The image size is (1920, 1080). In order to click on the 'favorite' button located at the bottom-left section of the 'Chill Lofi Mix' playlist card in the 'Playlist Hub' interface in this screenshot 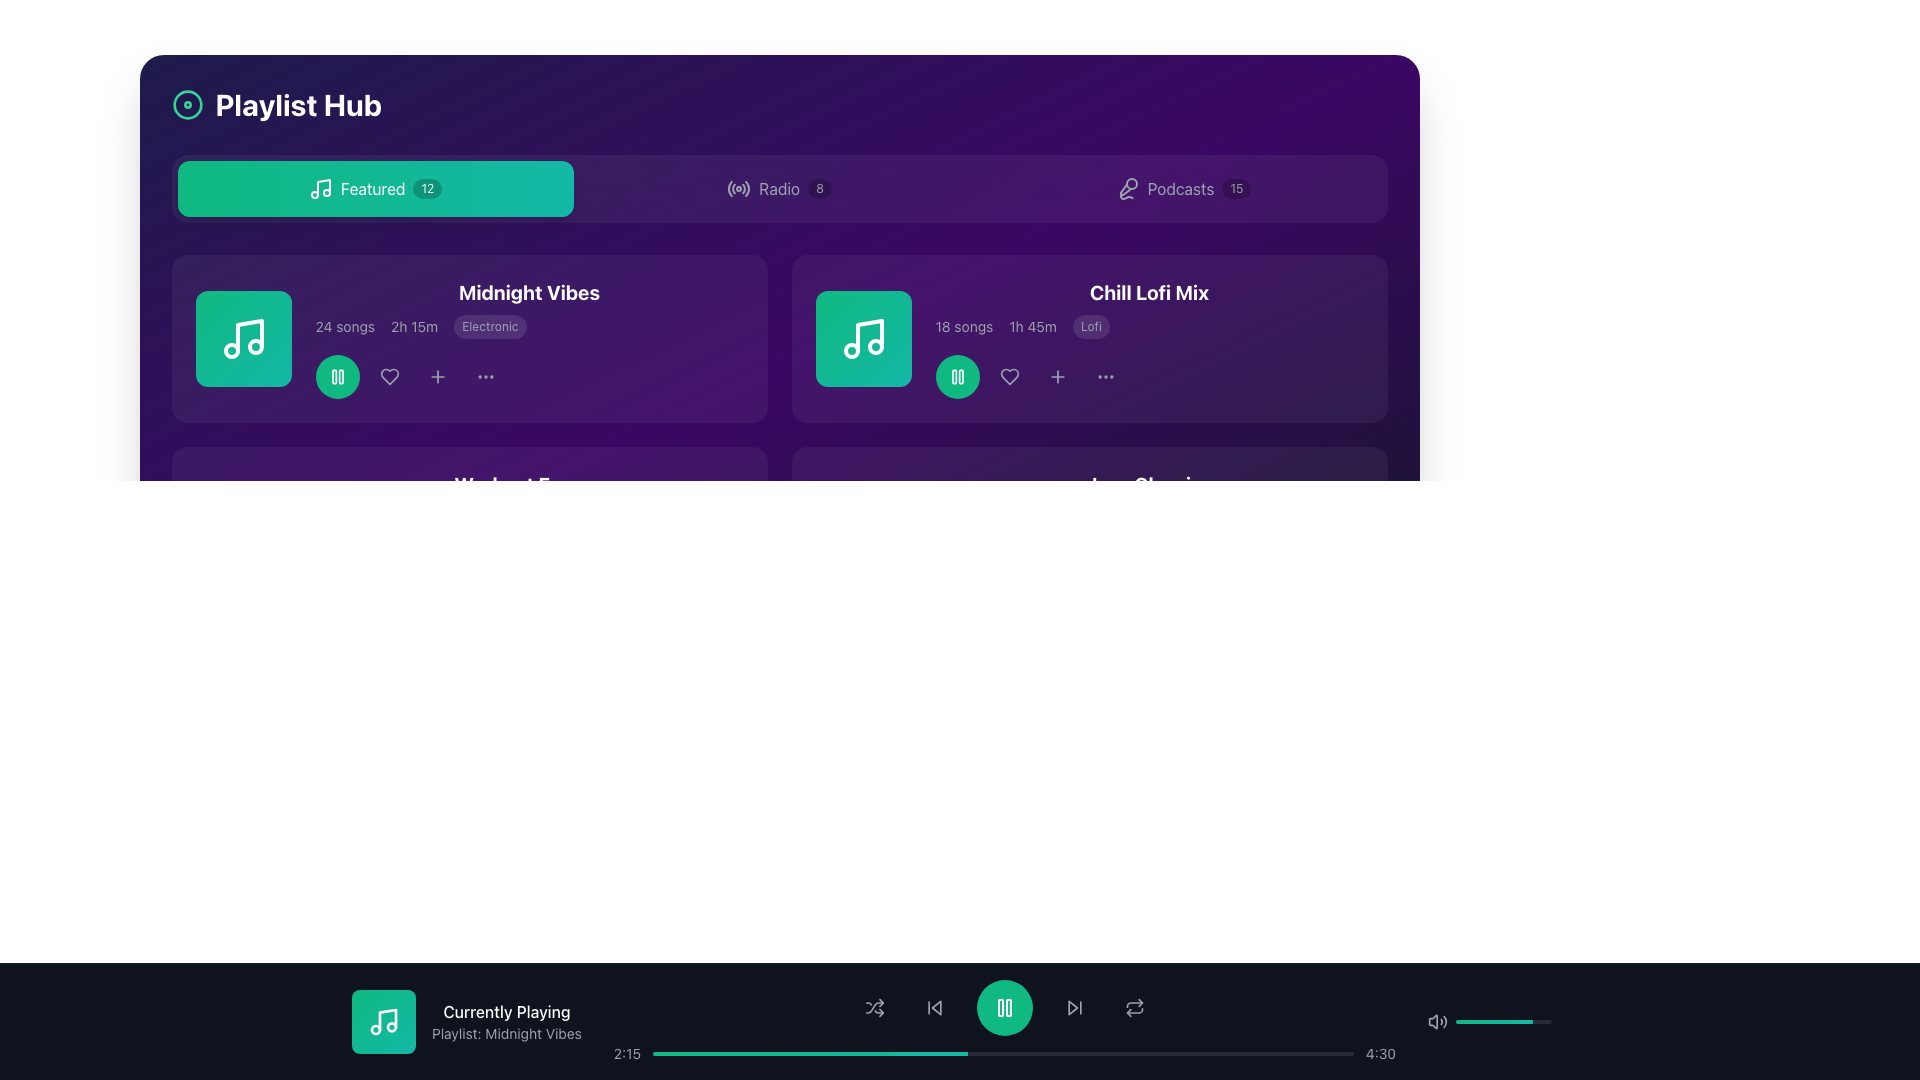, I will do `click(1009, 569)`.